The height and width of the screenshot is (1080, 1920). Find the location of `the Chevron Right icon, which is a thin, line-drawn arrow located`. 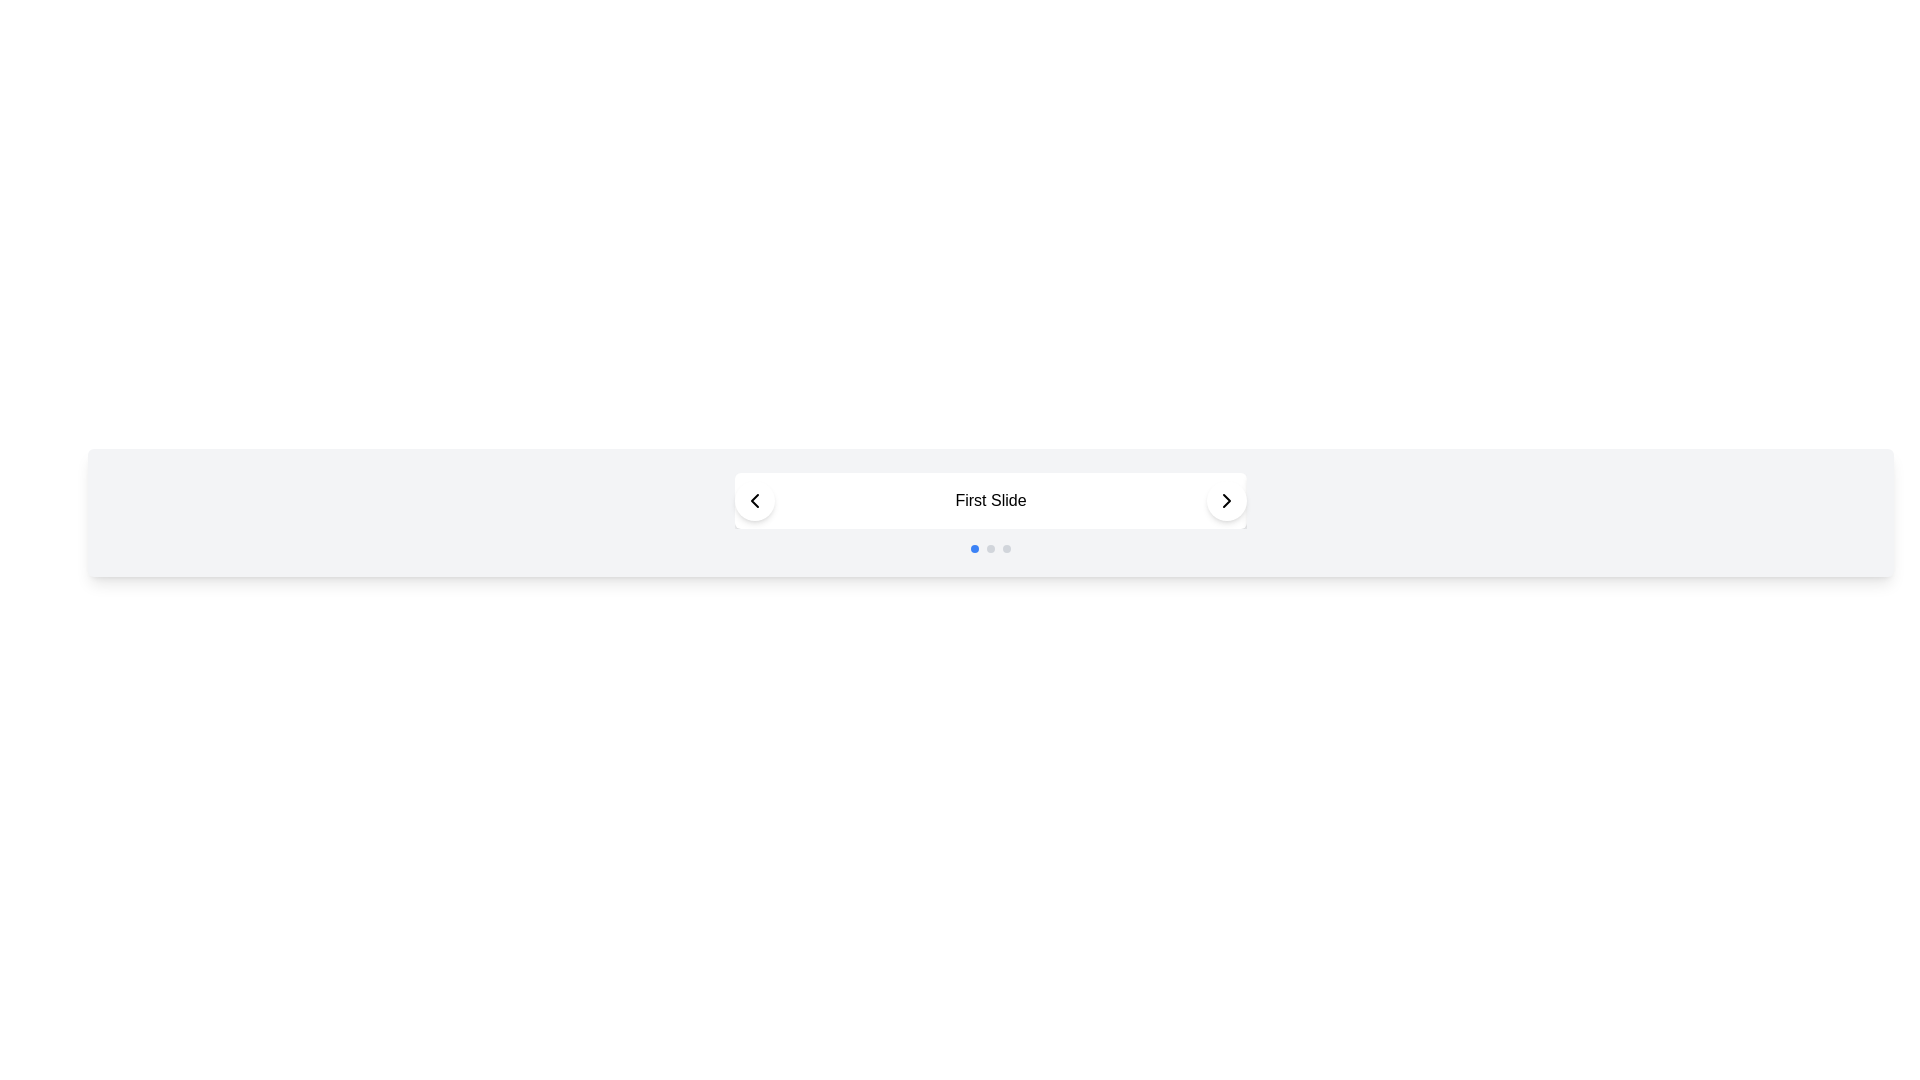

the Chevron Right icon, which is a thin, line-drawn arrow located is located at coordinates (1226, 500).